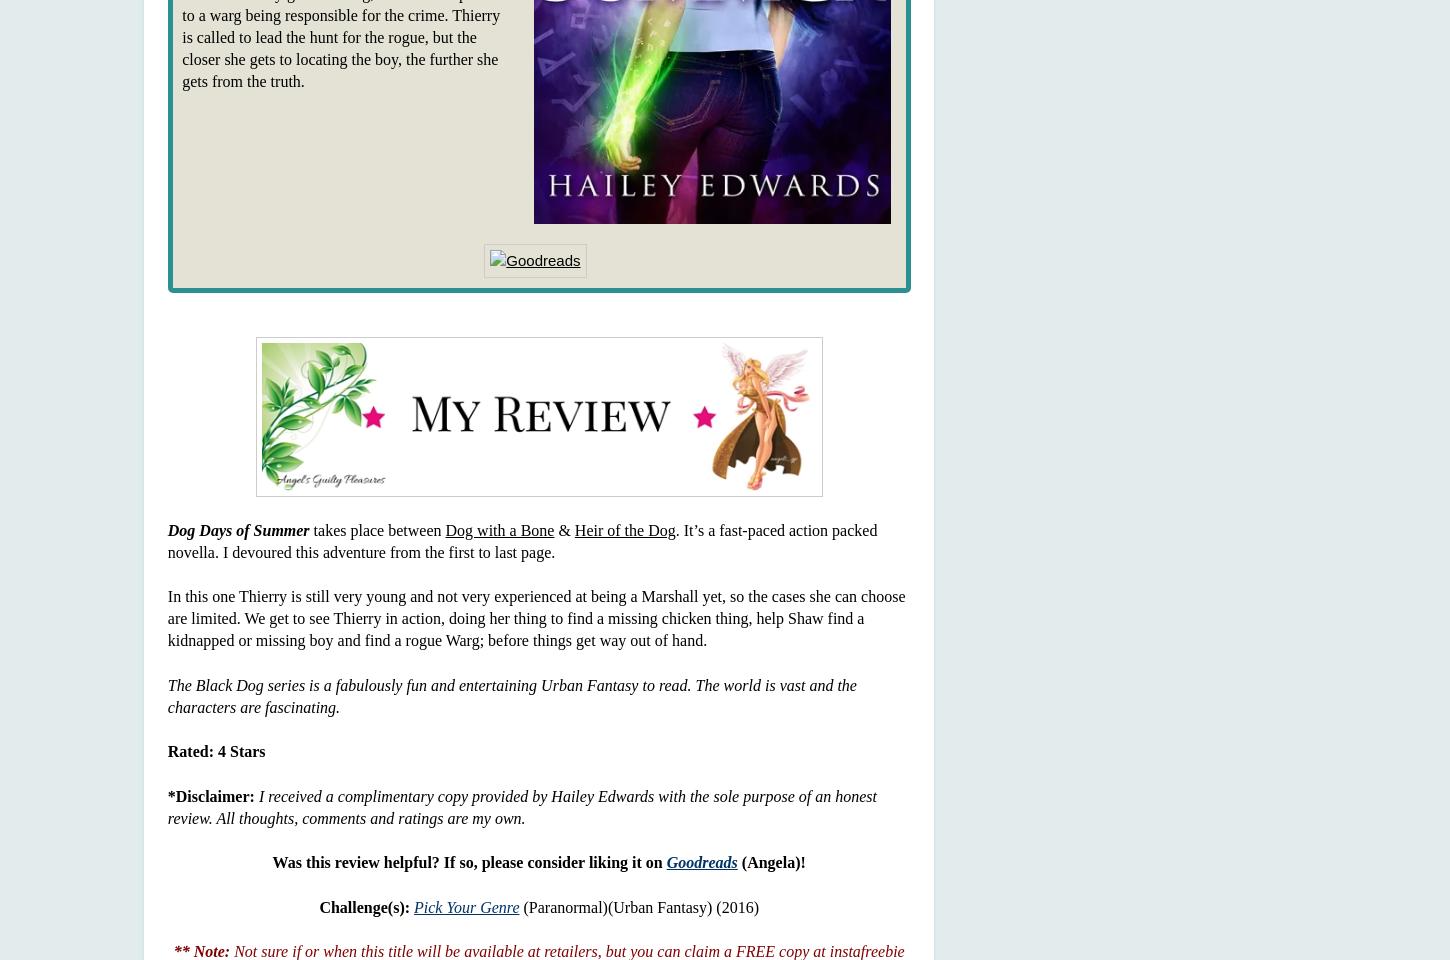 This screenshot has width=1450, height=960. What do you see at coordinates (564, 528) in the screenshot?
I see `'&'` at bounding box center [564, 528].